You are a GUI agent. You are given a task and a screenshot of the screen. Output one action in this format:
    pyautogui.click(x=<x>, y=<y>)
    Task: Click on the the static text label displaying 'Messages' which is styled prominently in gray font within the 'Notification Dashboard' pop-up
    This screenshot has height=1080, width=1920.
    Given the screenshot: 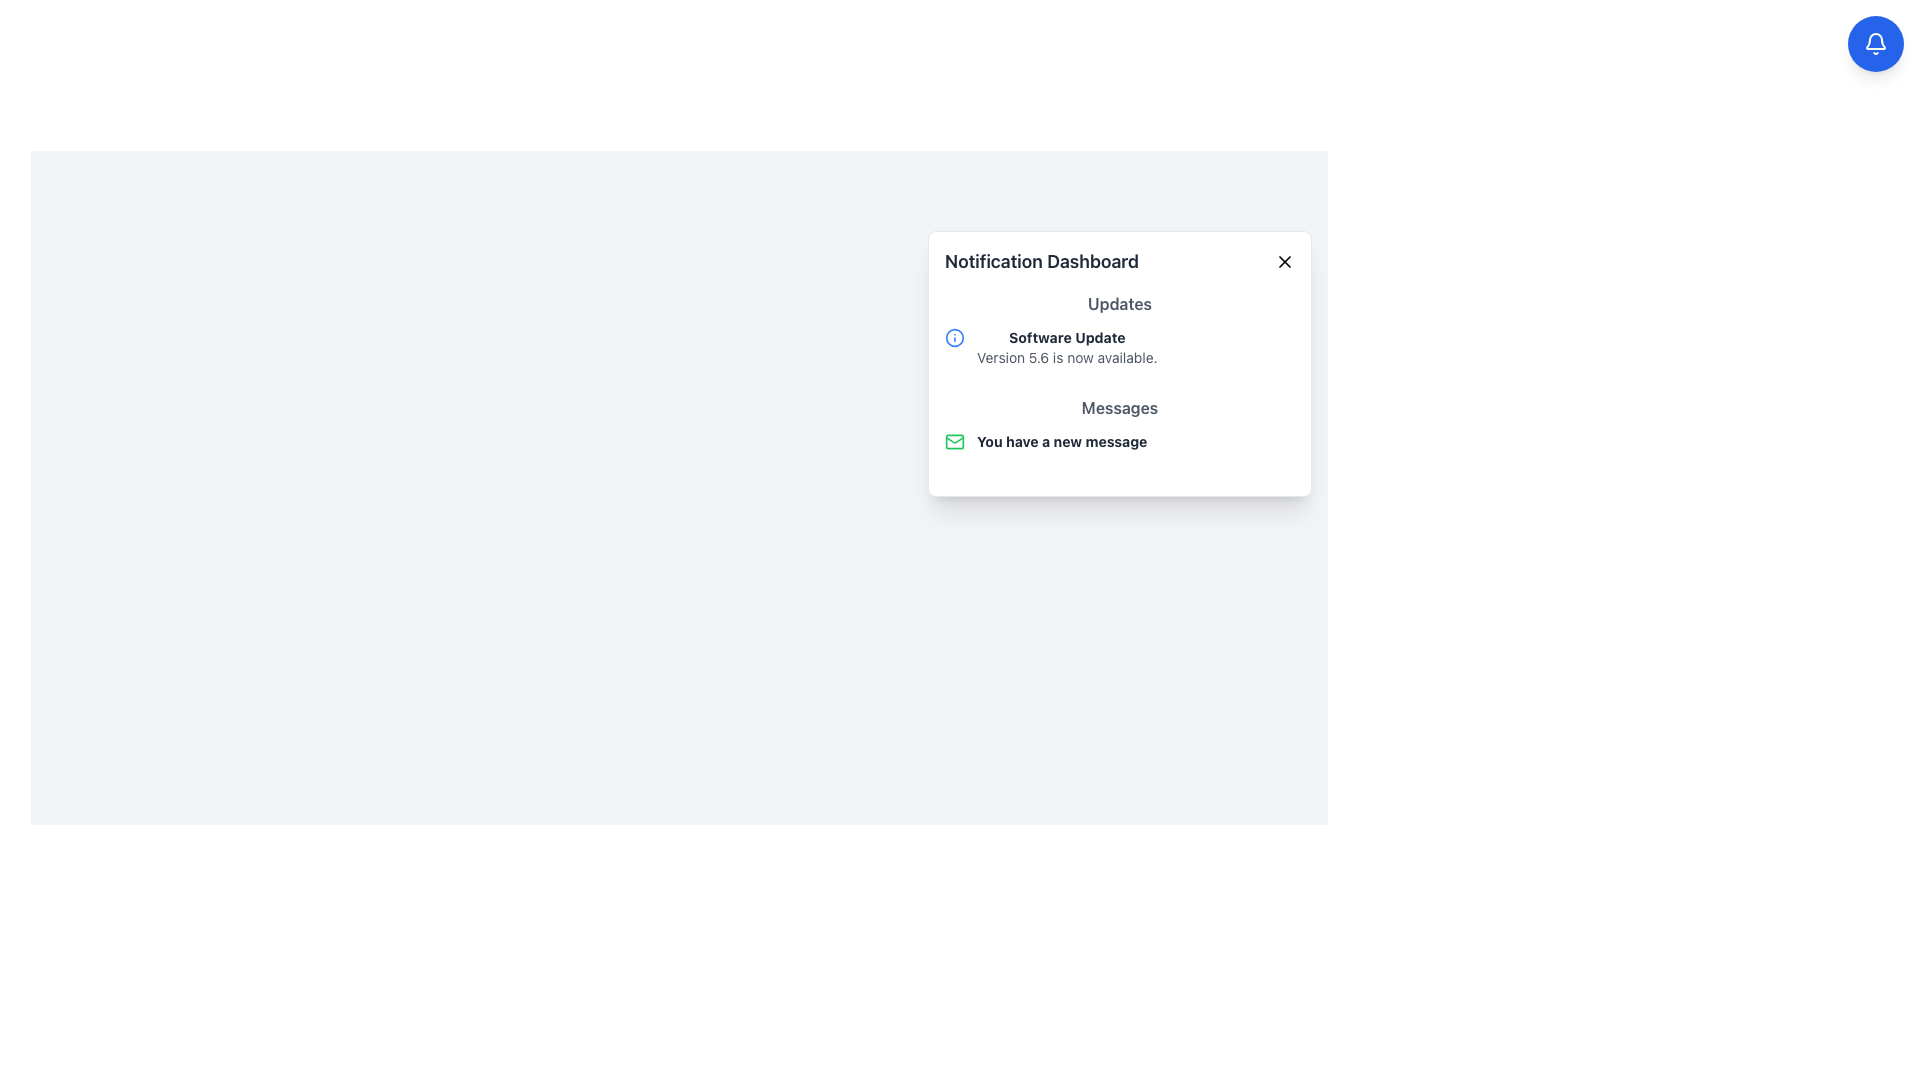 What is the action you would take?
    pyautogui.click(x=1118, y=407)
    